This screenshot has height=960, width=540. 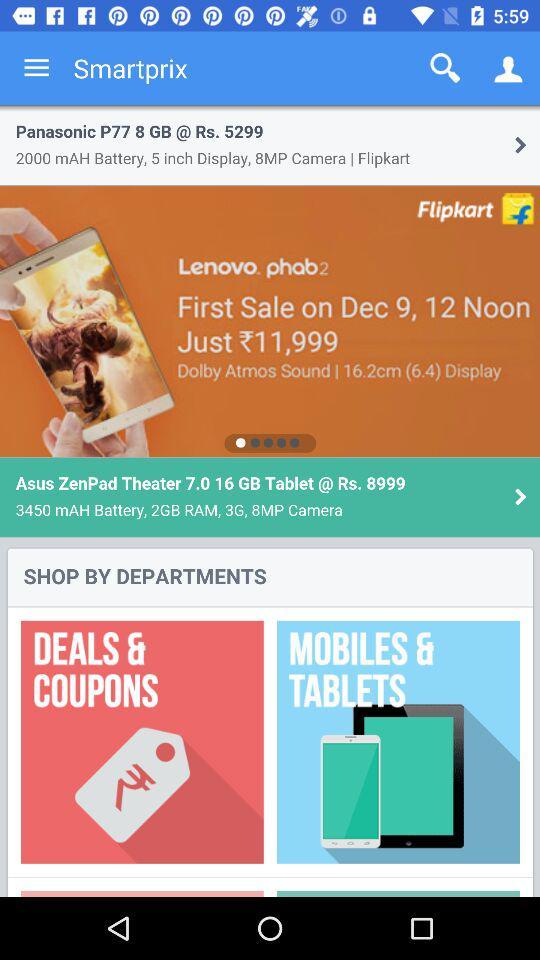 What do you see at coordinates (270, 500) in the screenshot?
I see `shows the enire imagw option` at bounding box center [270, 500].